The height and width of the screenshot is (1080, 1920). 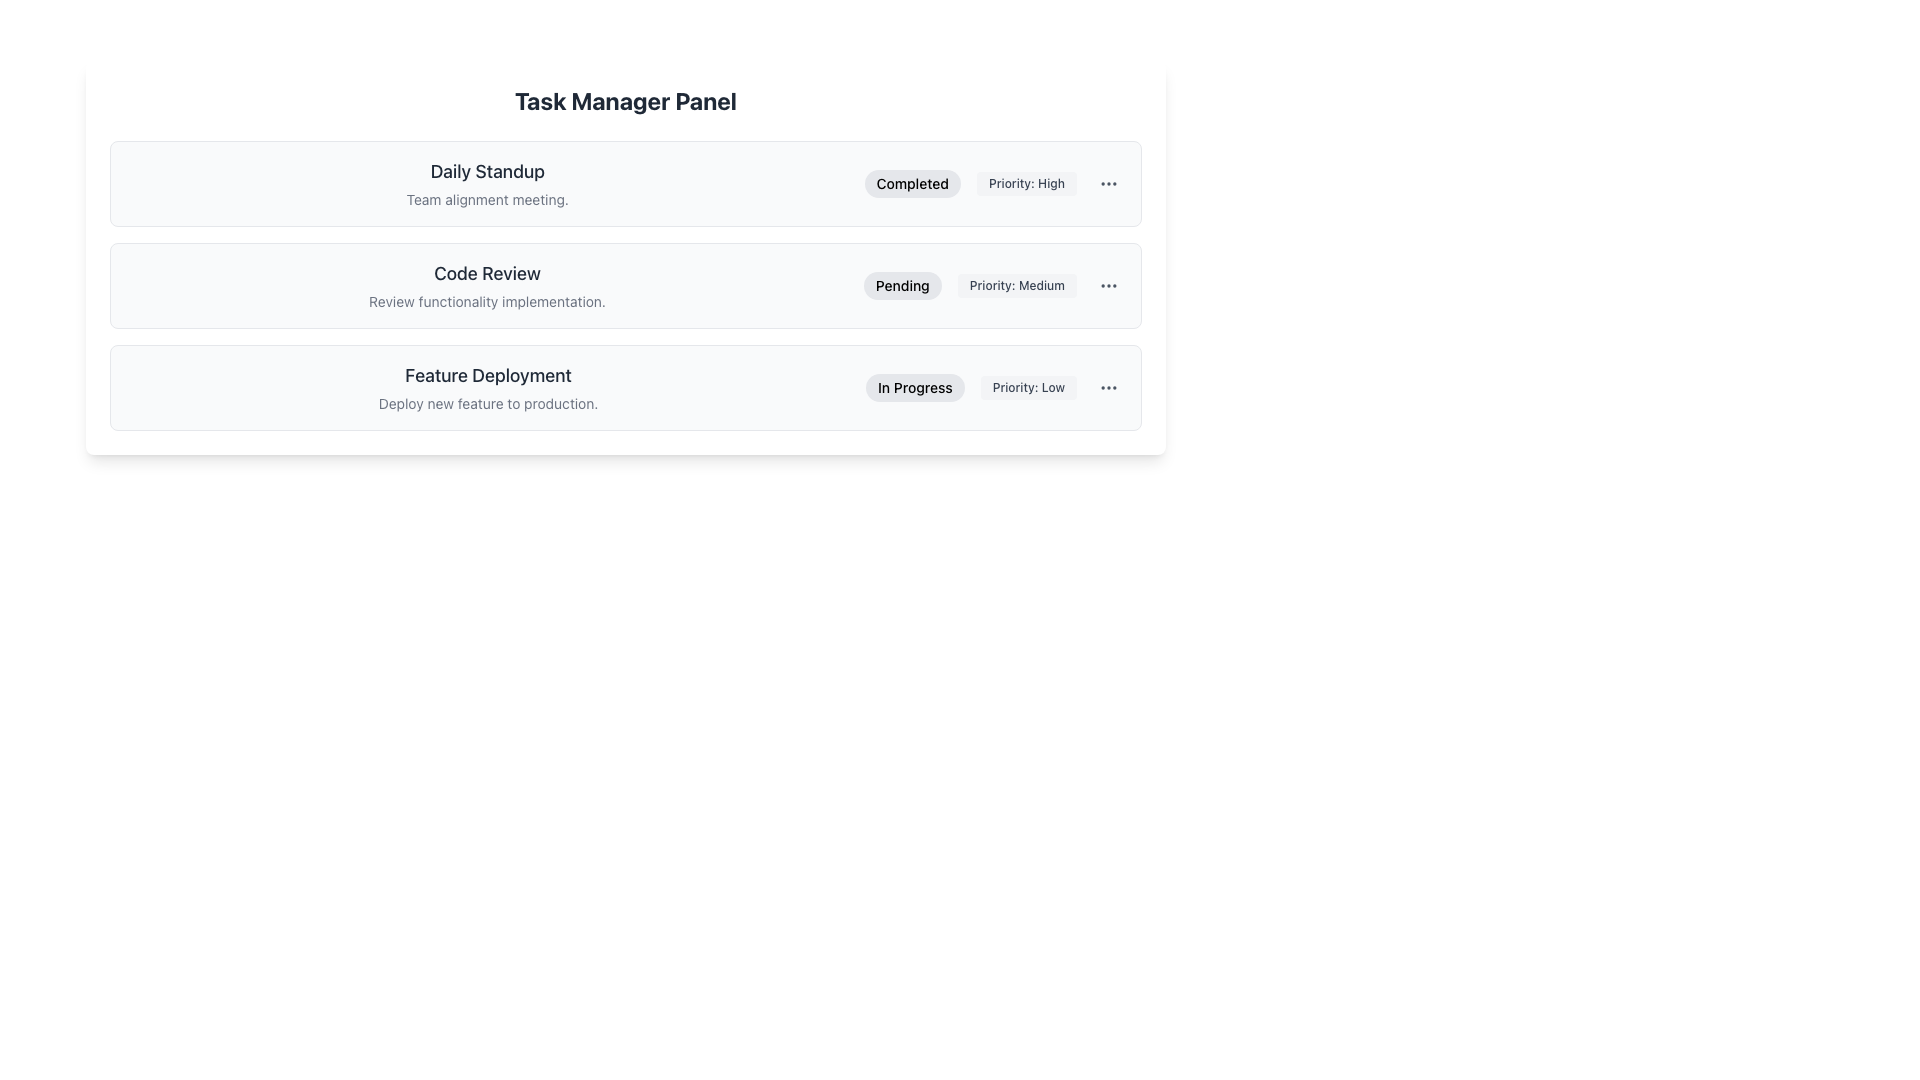 What do you see at coordinates (1107, 388) in the screenshot?
I see `the Overflow menu icon (ellipsis) located at the far right end of the 'Feature Deployment' row` at bounding box center [1107, 388].